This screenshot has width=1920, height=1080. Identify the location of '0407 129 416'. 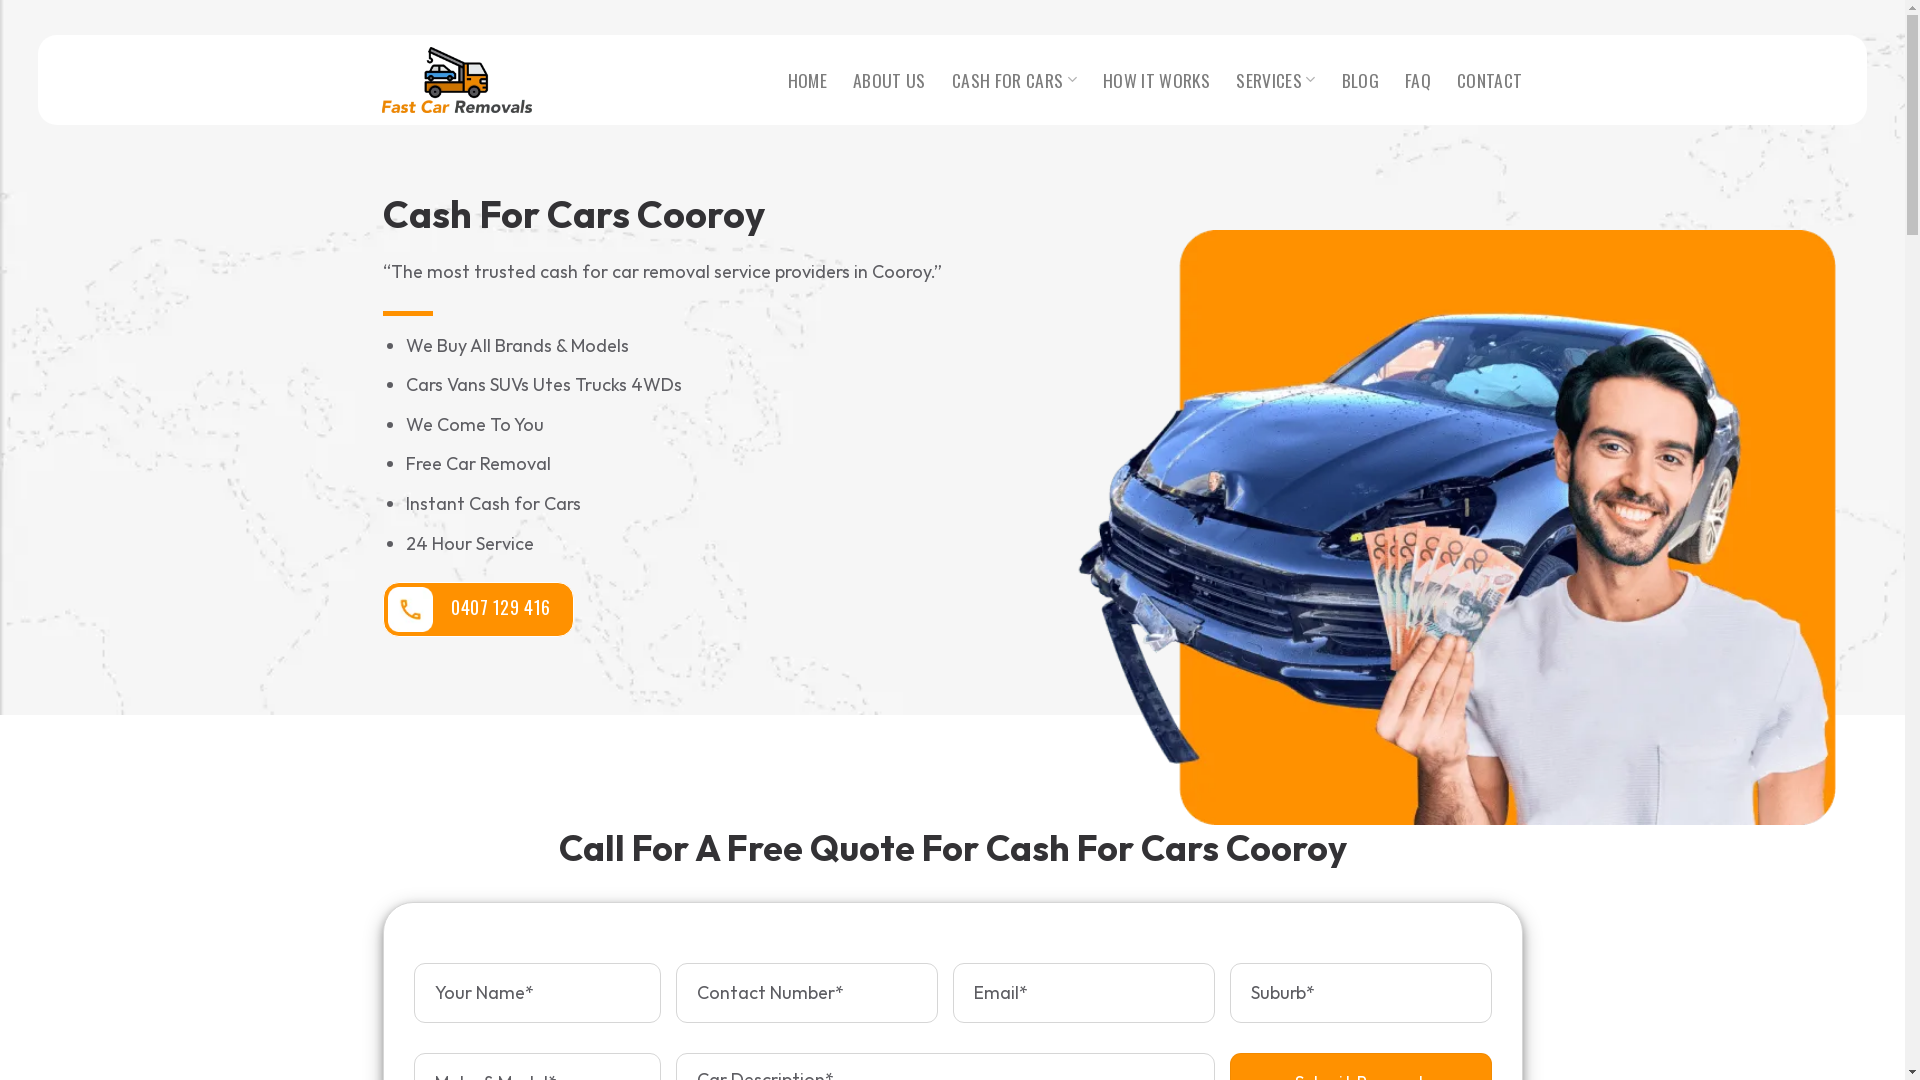
(476, 608).